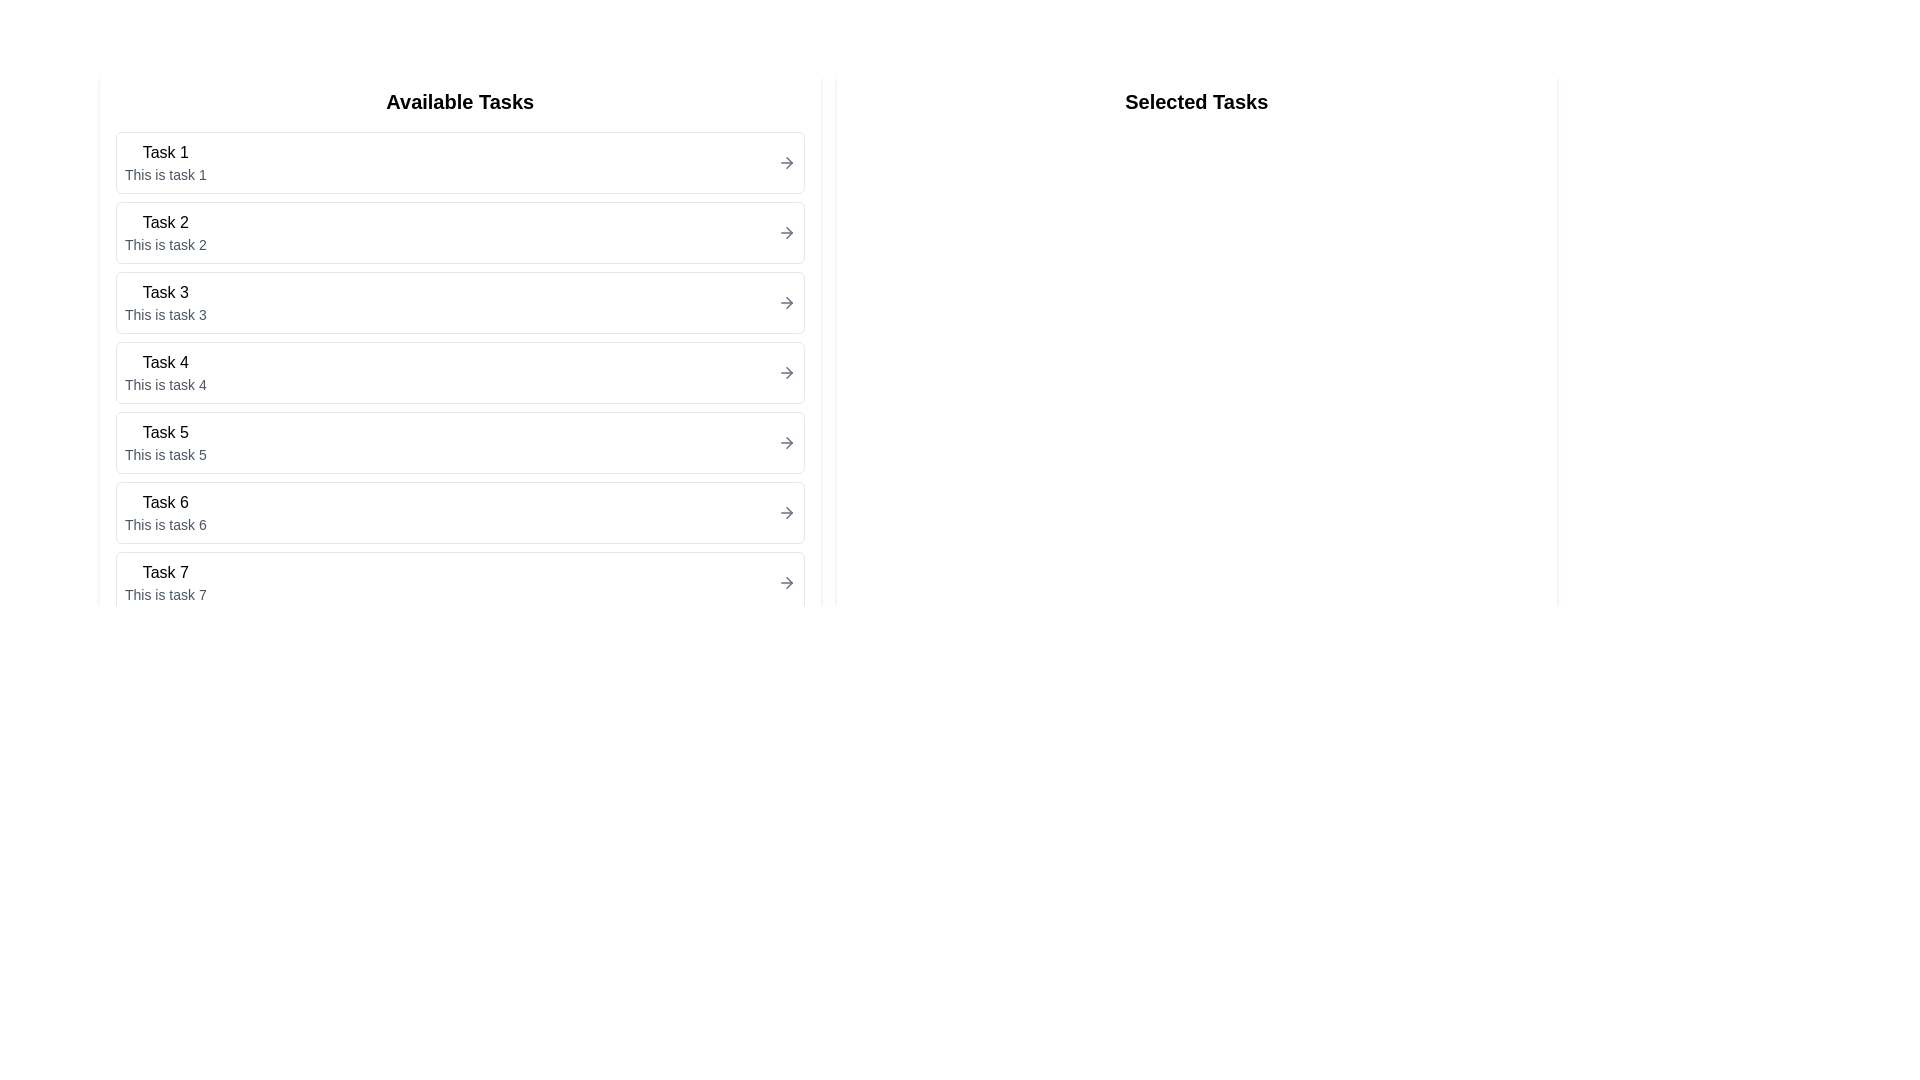  Describe the element at coordinates (165, 244) in the screenshot. I see `the text element displaying 'This is task 2', which is located below the 'Task 2' label in the 'Available Tasks' section` at that location.